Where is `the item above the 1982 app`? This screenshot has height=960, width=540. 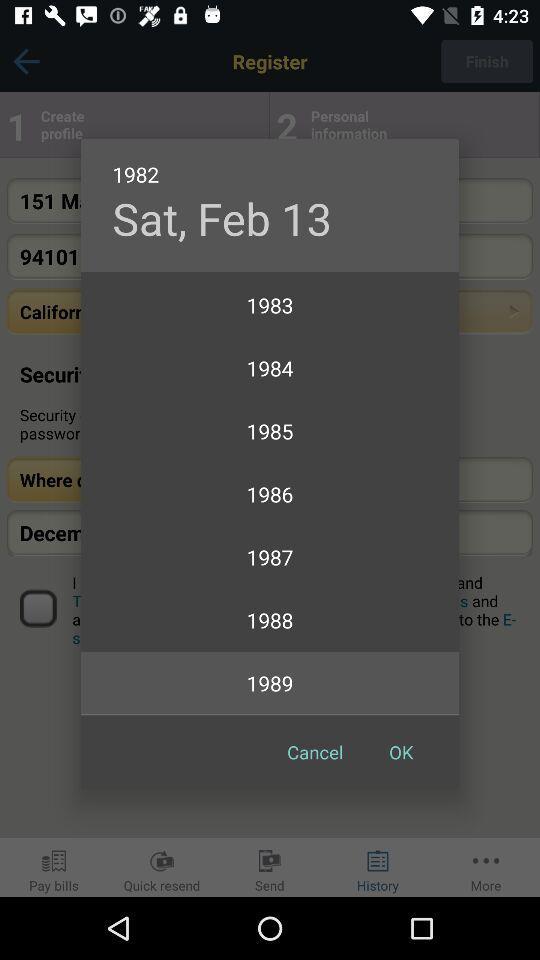
the item above the 1982 app is located at coordinates (221, 218).